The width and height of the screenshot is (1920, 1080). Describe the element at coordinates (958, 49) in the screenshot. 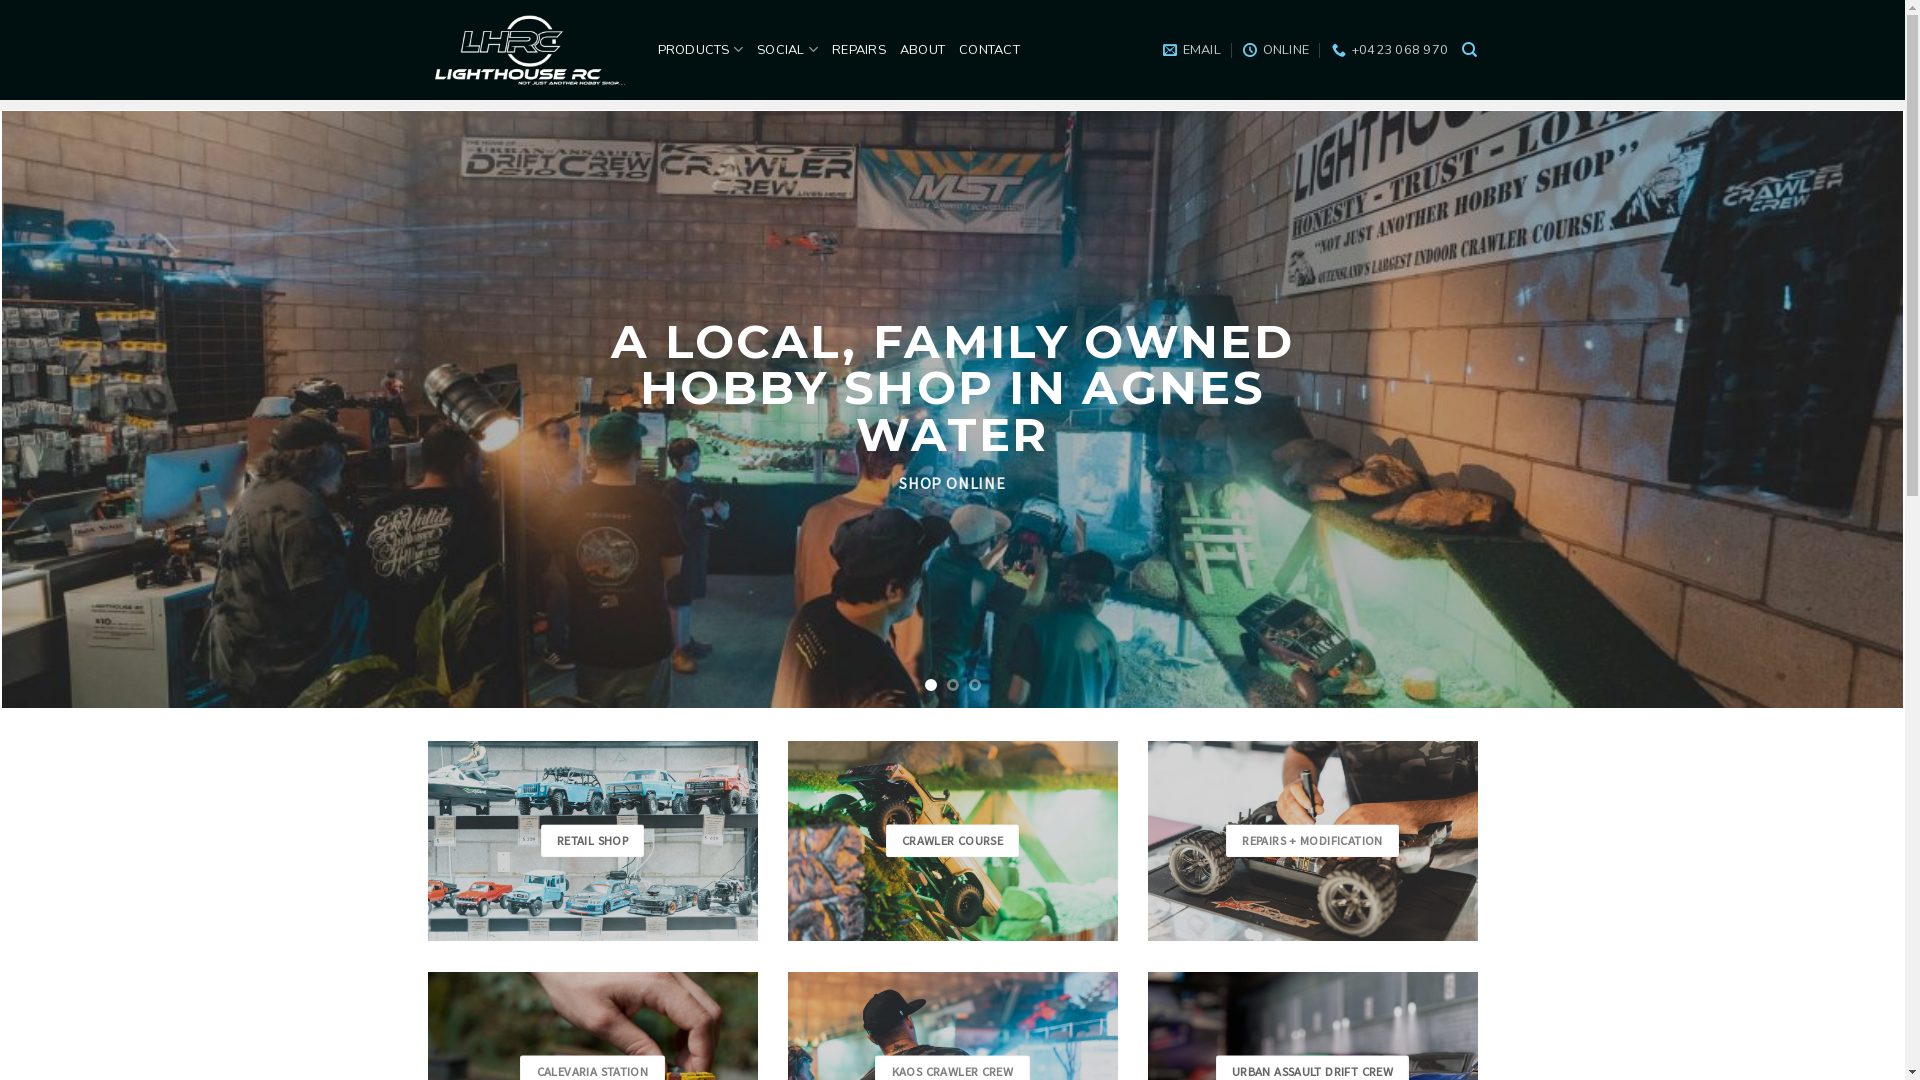

I see `'CONTACT'` at that location.